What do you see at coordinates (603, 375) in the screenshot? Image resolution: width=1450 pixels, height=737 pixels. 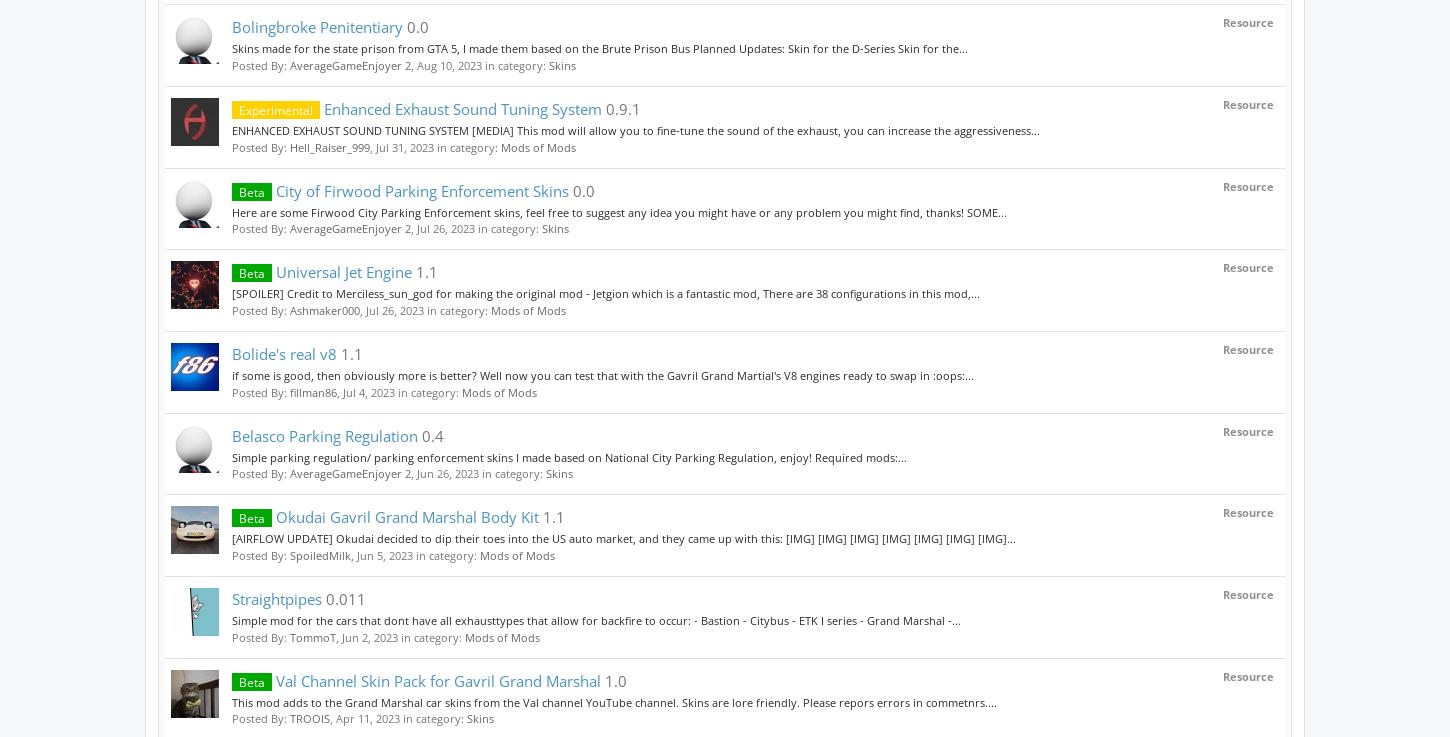 I see `'if some is good, then obviously more is better? Well now you can test that with the Gavril Grand Martial's V8 engines ready to swap in :oops:...'` at bounding box center [603, 375].